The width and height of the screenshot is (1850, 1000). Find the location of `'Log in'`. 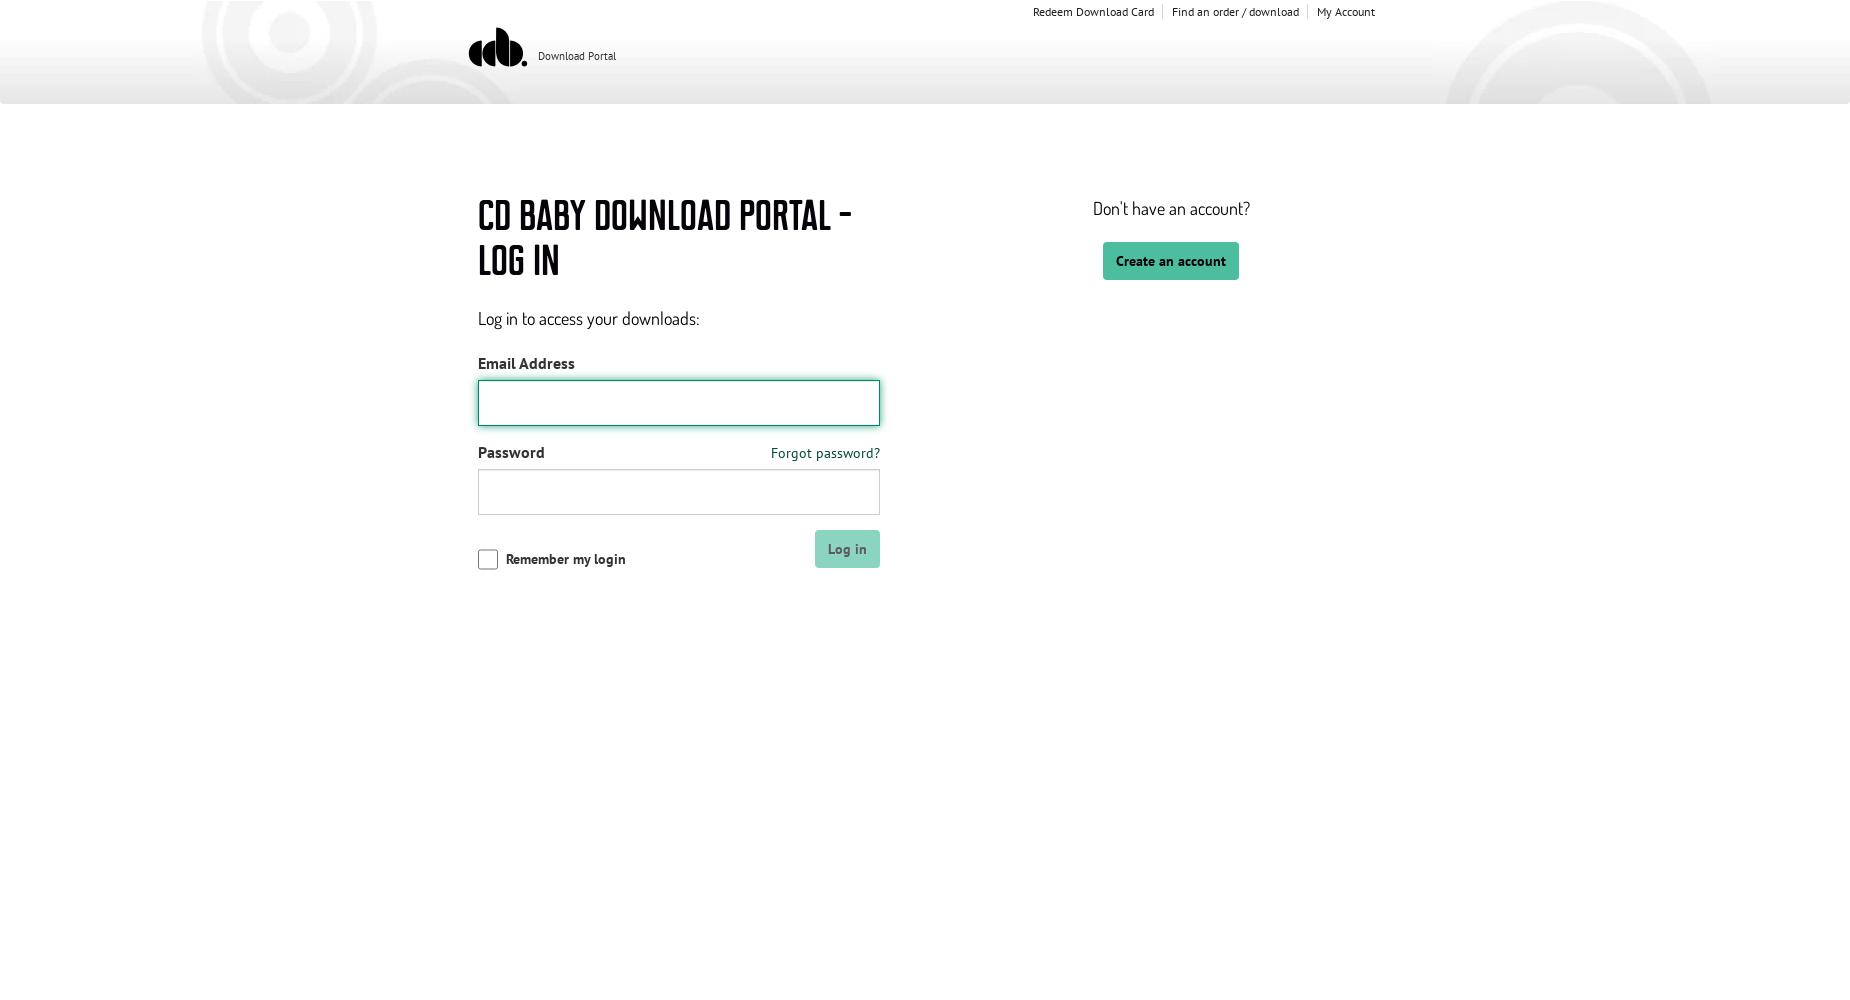

'Log in' is located at coordinates (847, 548).